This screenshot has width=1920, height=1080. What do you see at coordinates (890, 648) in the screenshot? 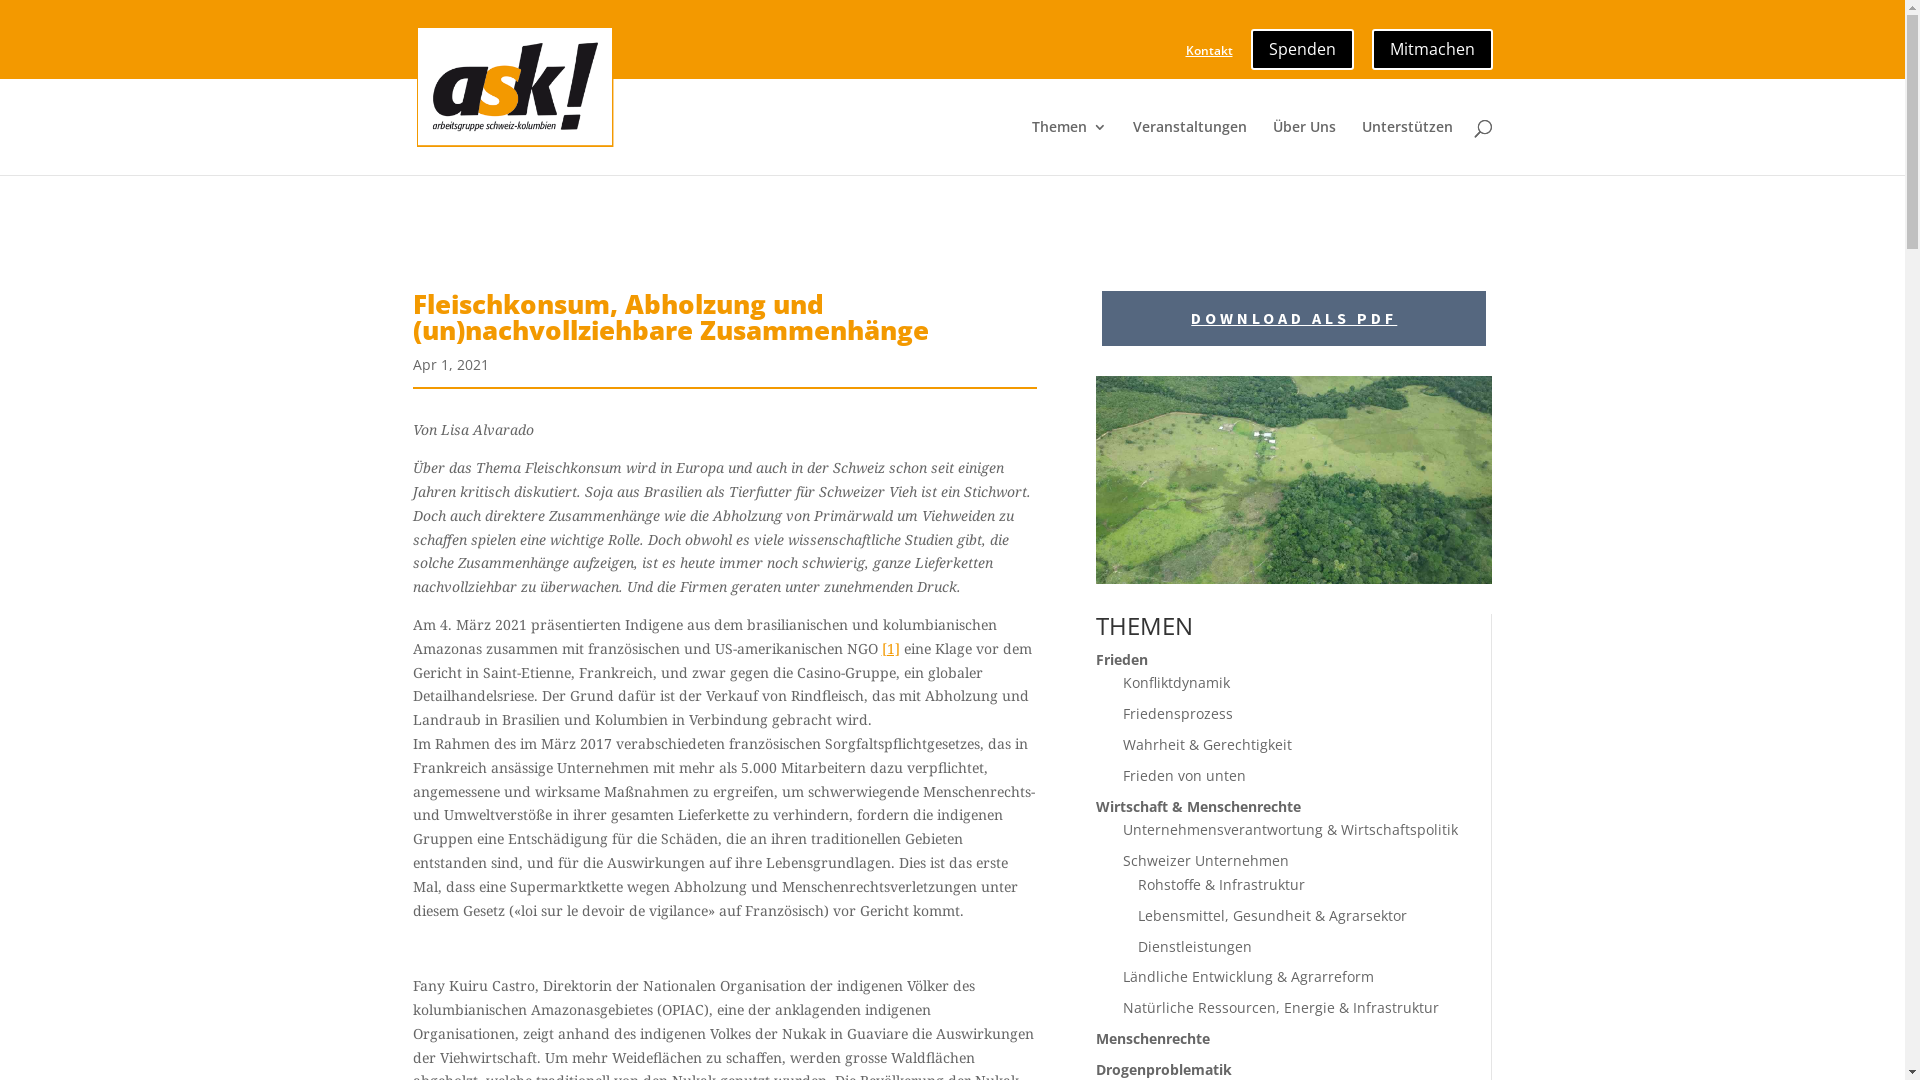
I see `'[1]'` at bounding box center [890, 648].